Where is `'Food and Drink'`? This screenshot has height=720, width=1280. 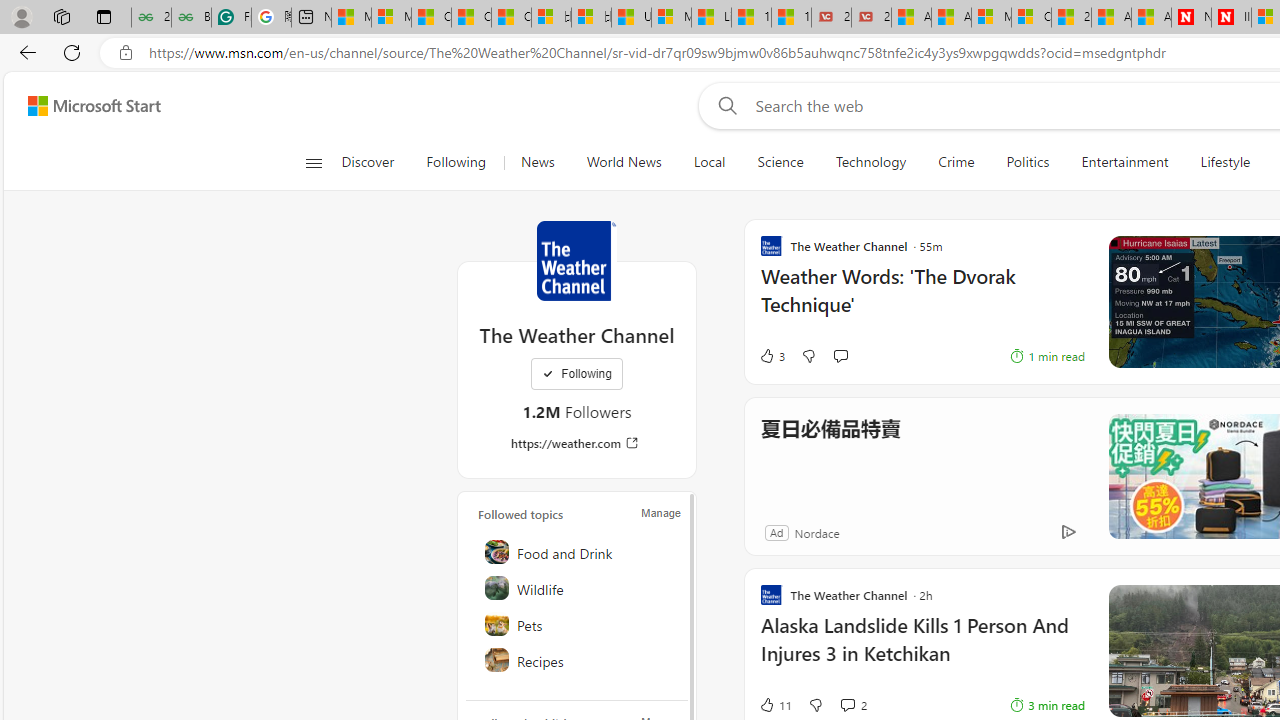
'Food and Drink' is located at coordinates (577, 551).